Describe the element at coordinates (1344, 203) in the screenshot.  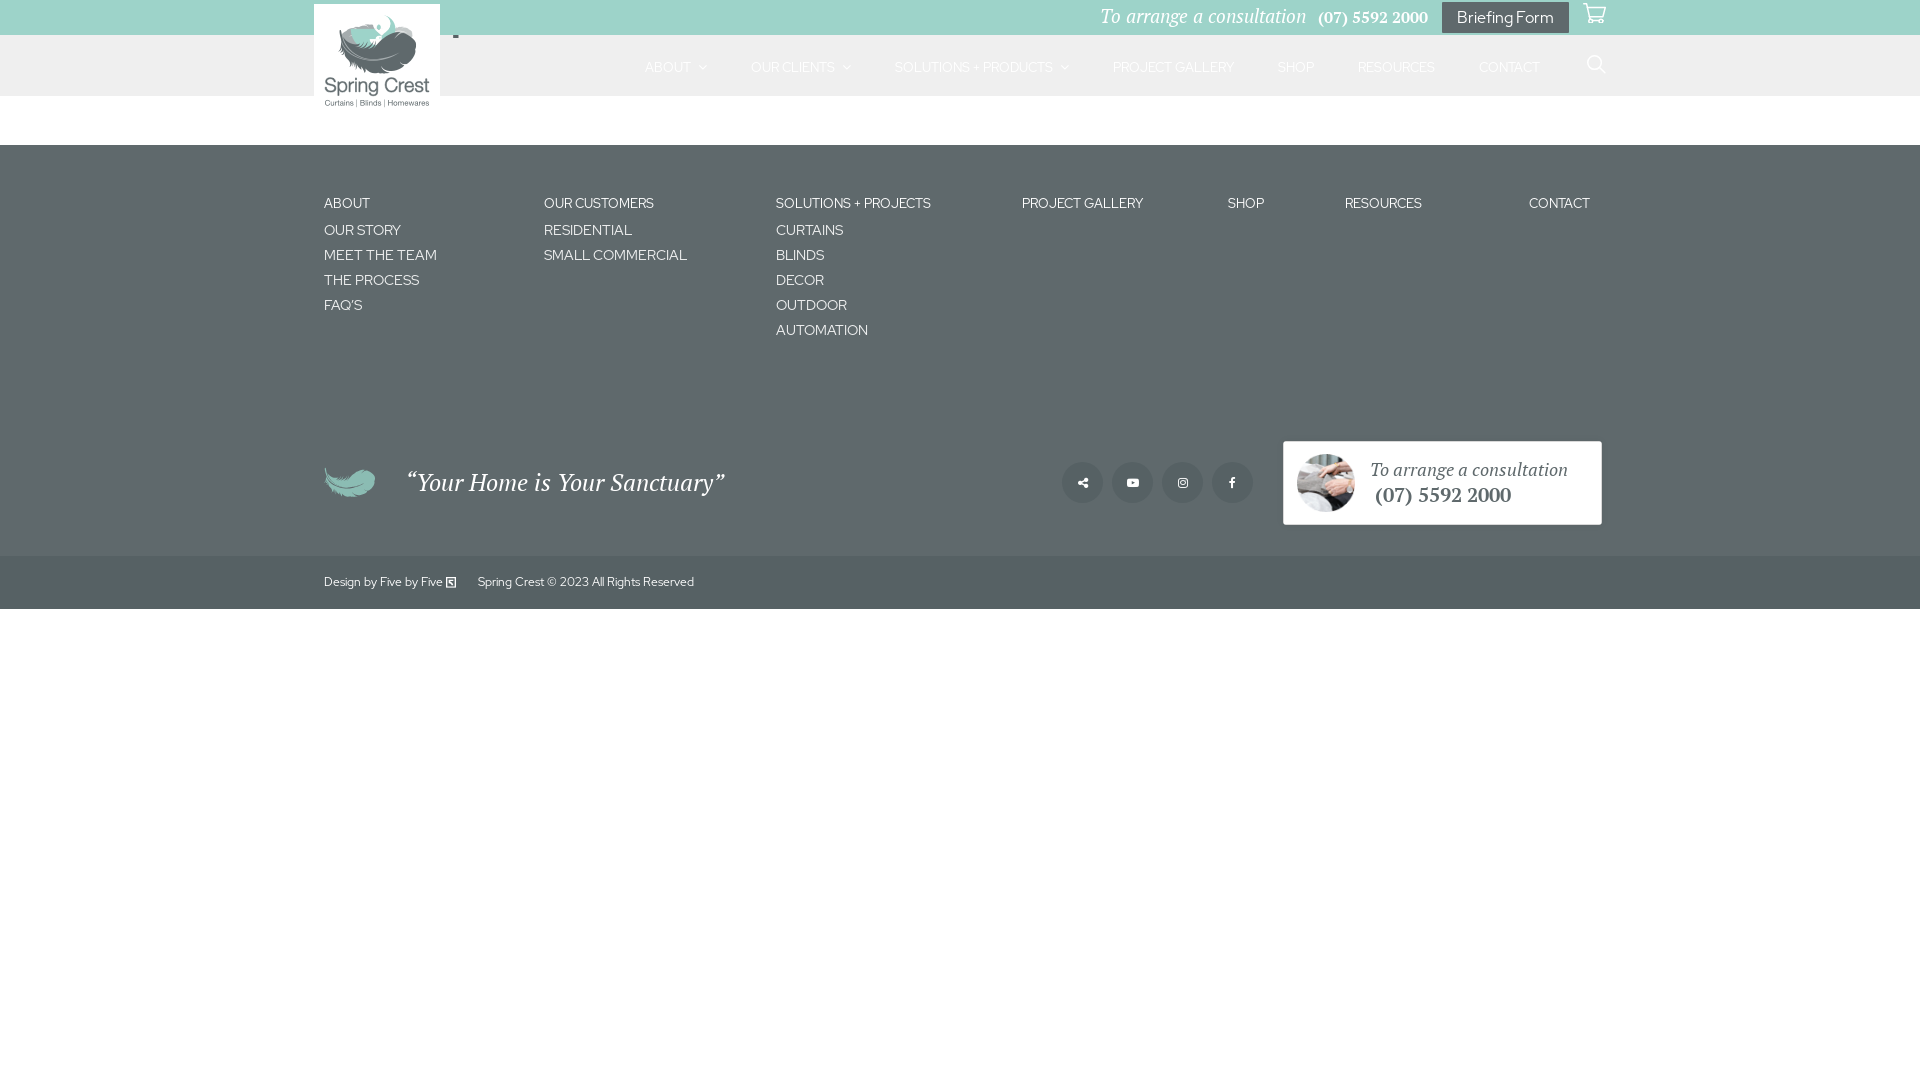
I see `'RESOURCES'` at that location.